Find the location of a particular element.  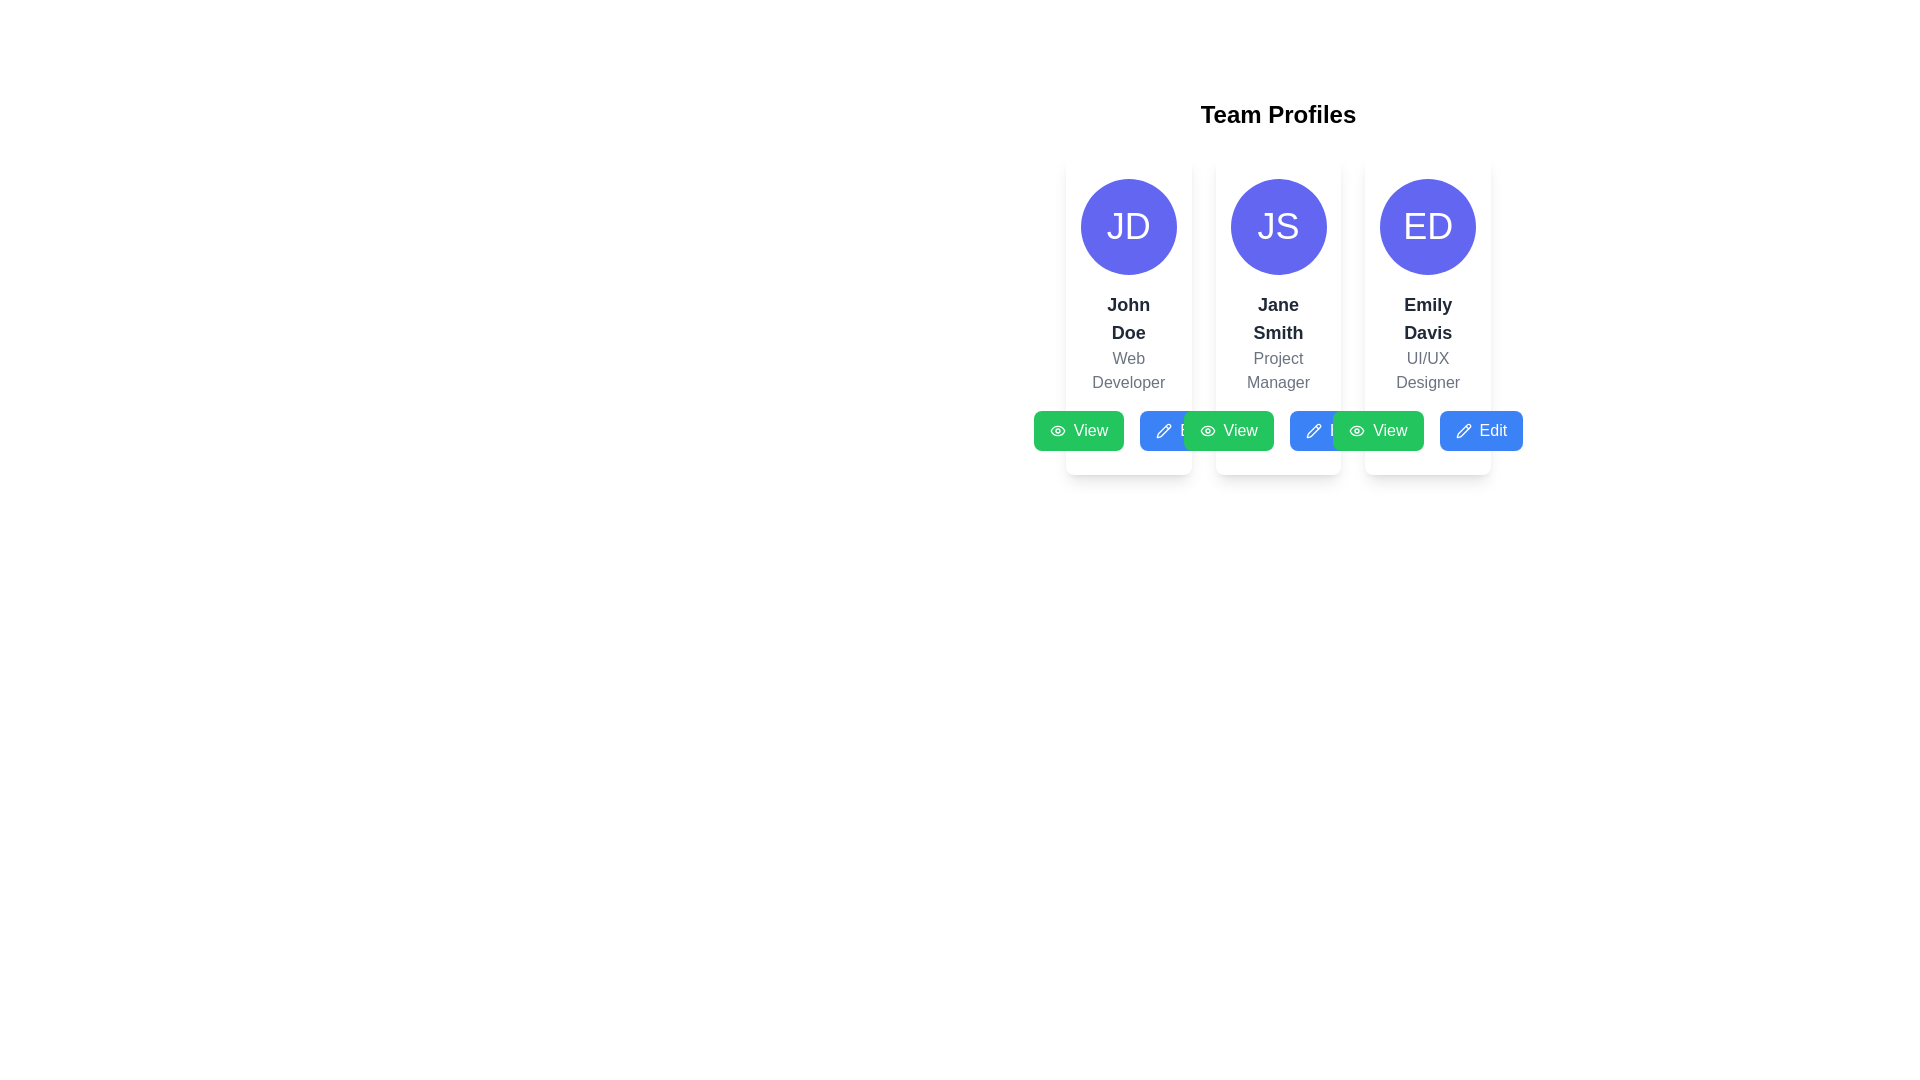

the avatar or text of the user profile card located in the 'Team Profiles' section is located at coordinates (1128, 315).